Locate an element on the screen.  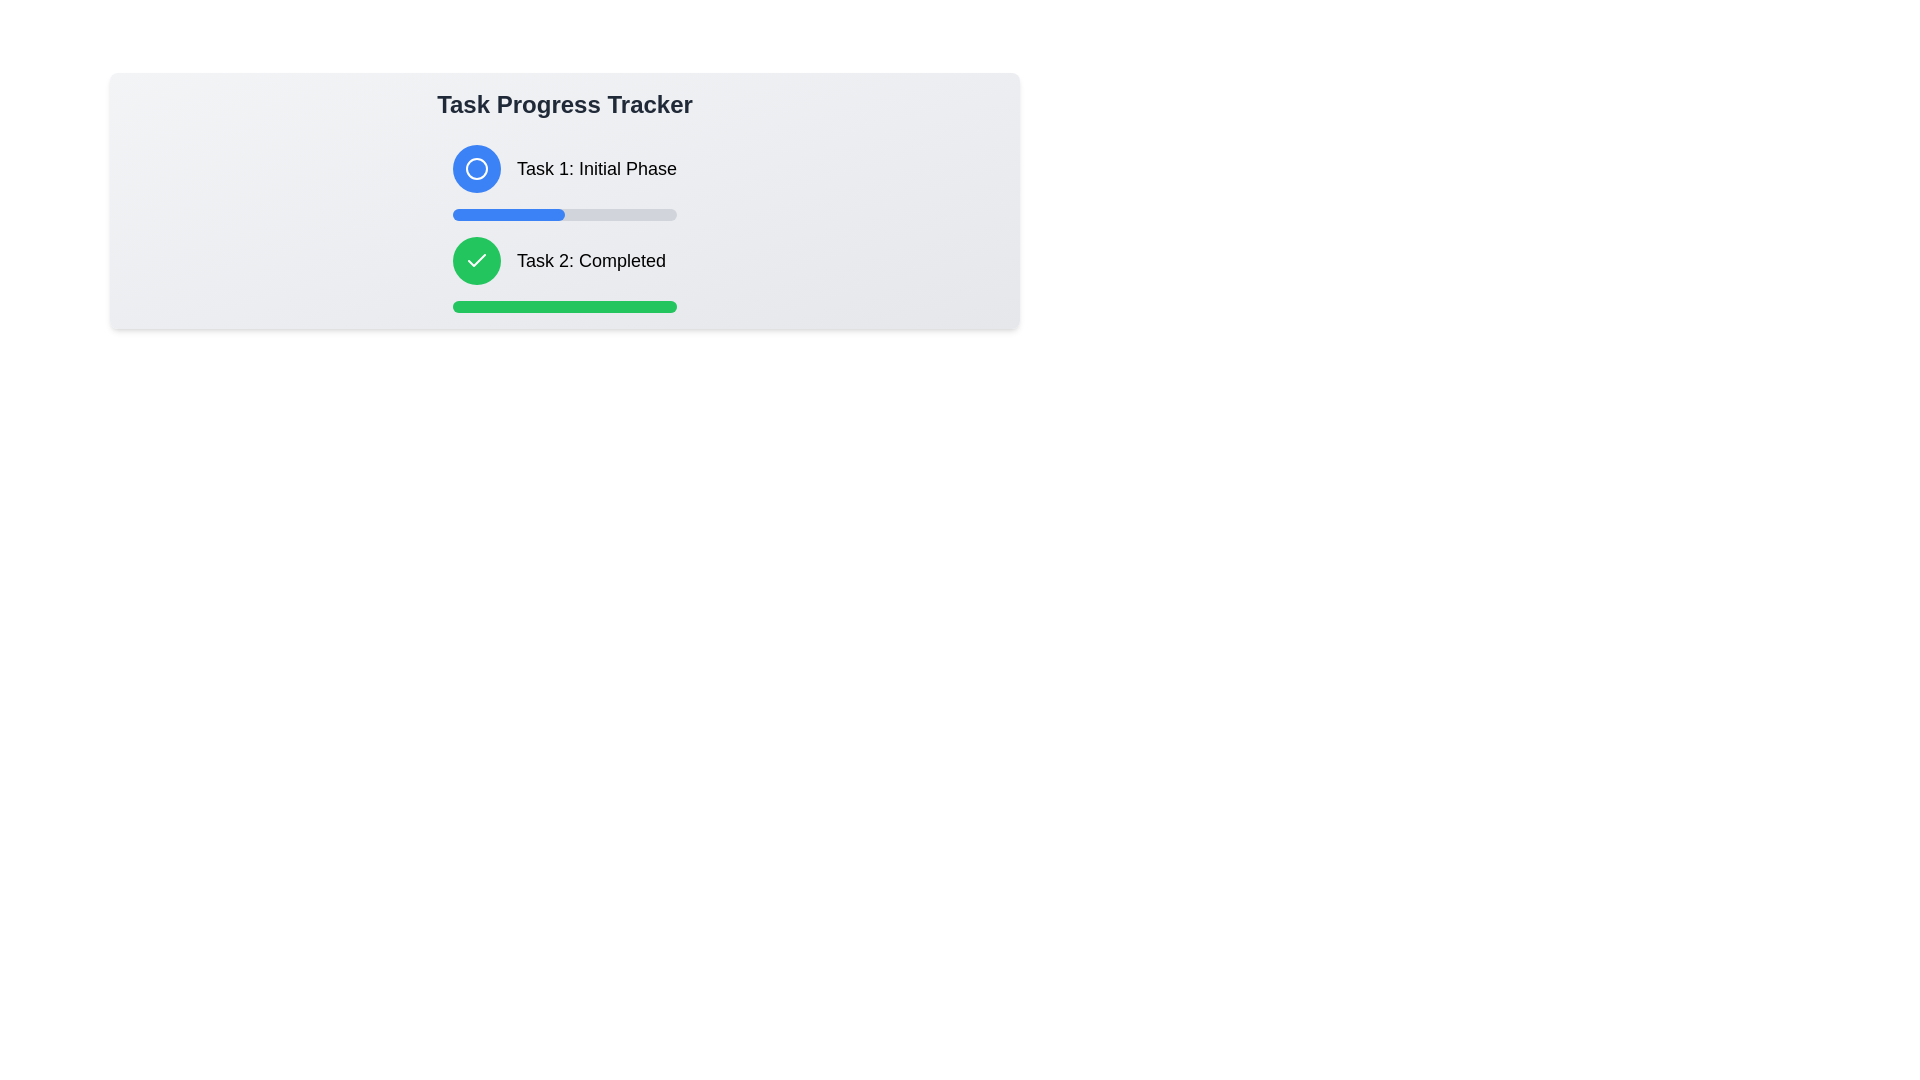
the first task item label in the task tracker interface, which is positioned below the title 'Task Progress Tracker' and above the progress bar is located at coordinates (564, 168).